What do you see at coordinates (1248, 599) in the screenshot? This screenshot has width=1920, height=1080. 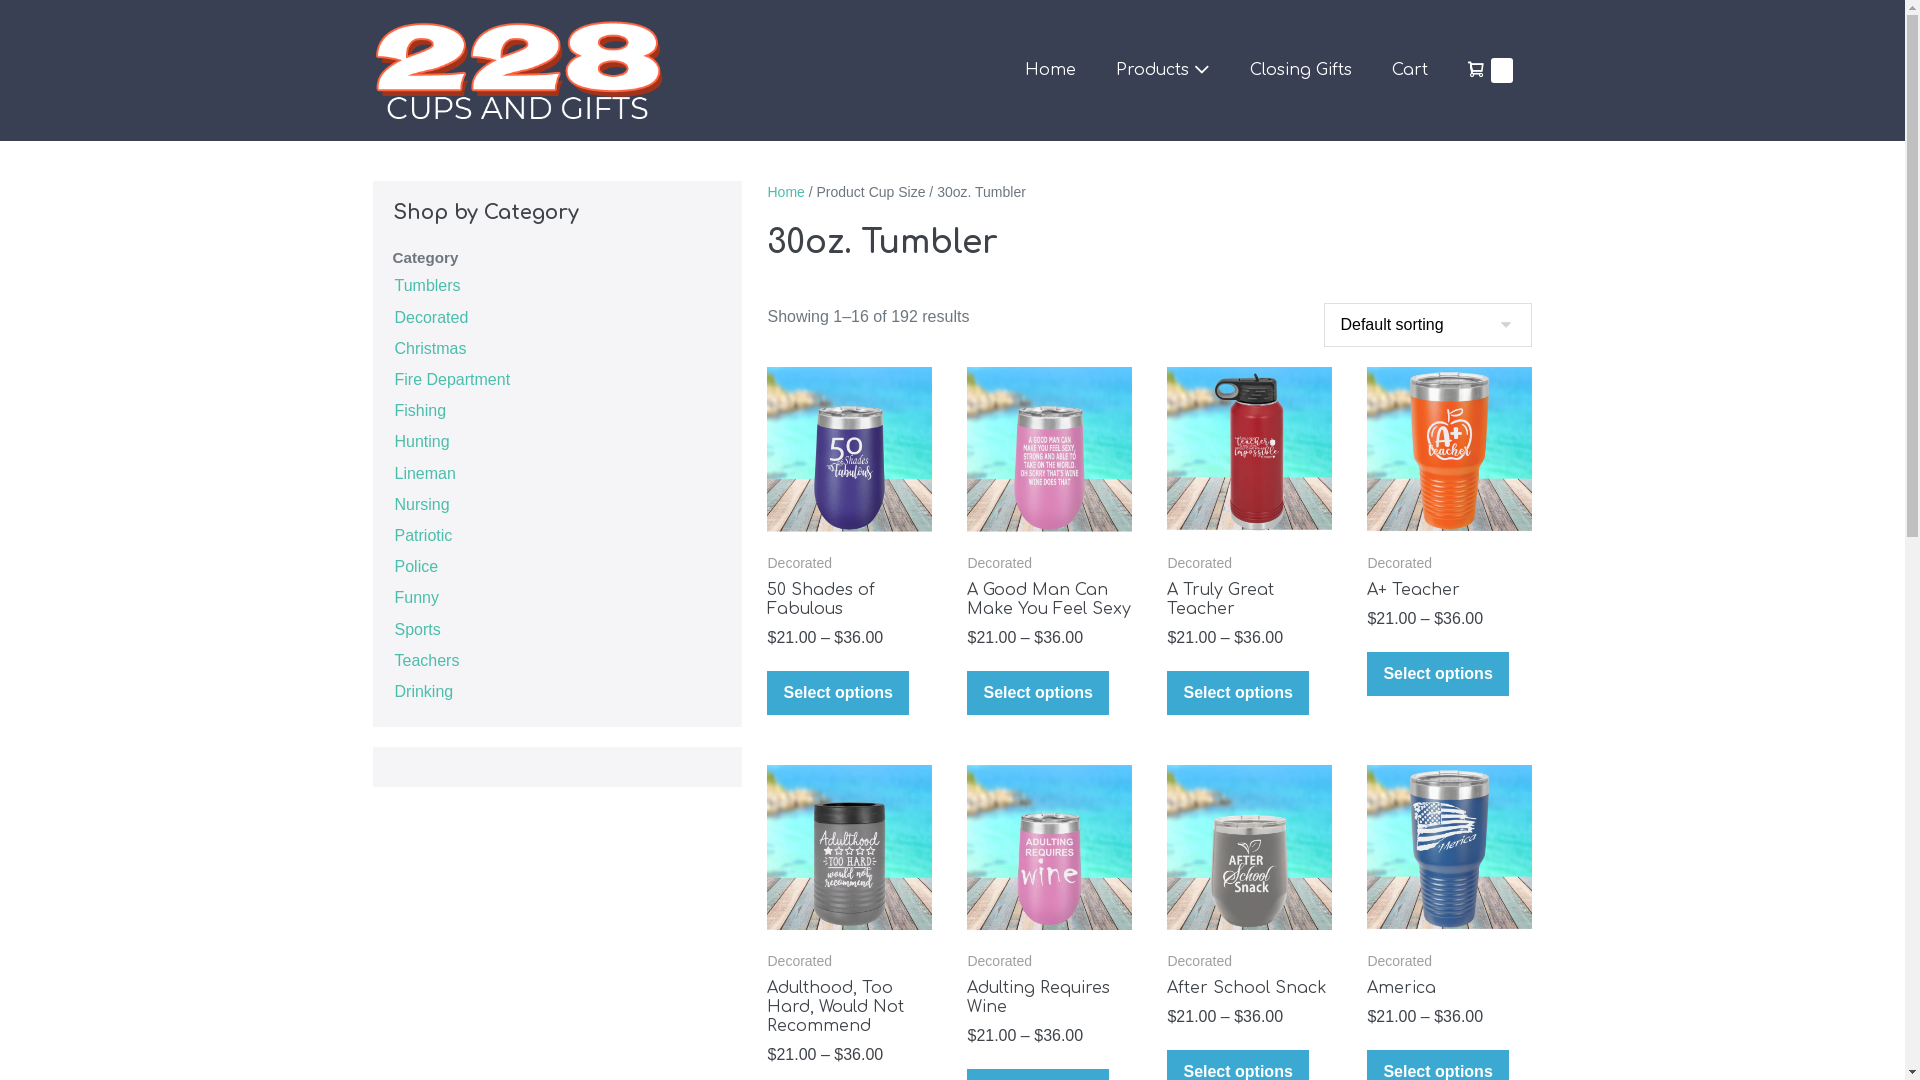 I see `'A Truly Great Teacher'` at bounding box center [1248, 599].